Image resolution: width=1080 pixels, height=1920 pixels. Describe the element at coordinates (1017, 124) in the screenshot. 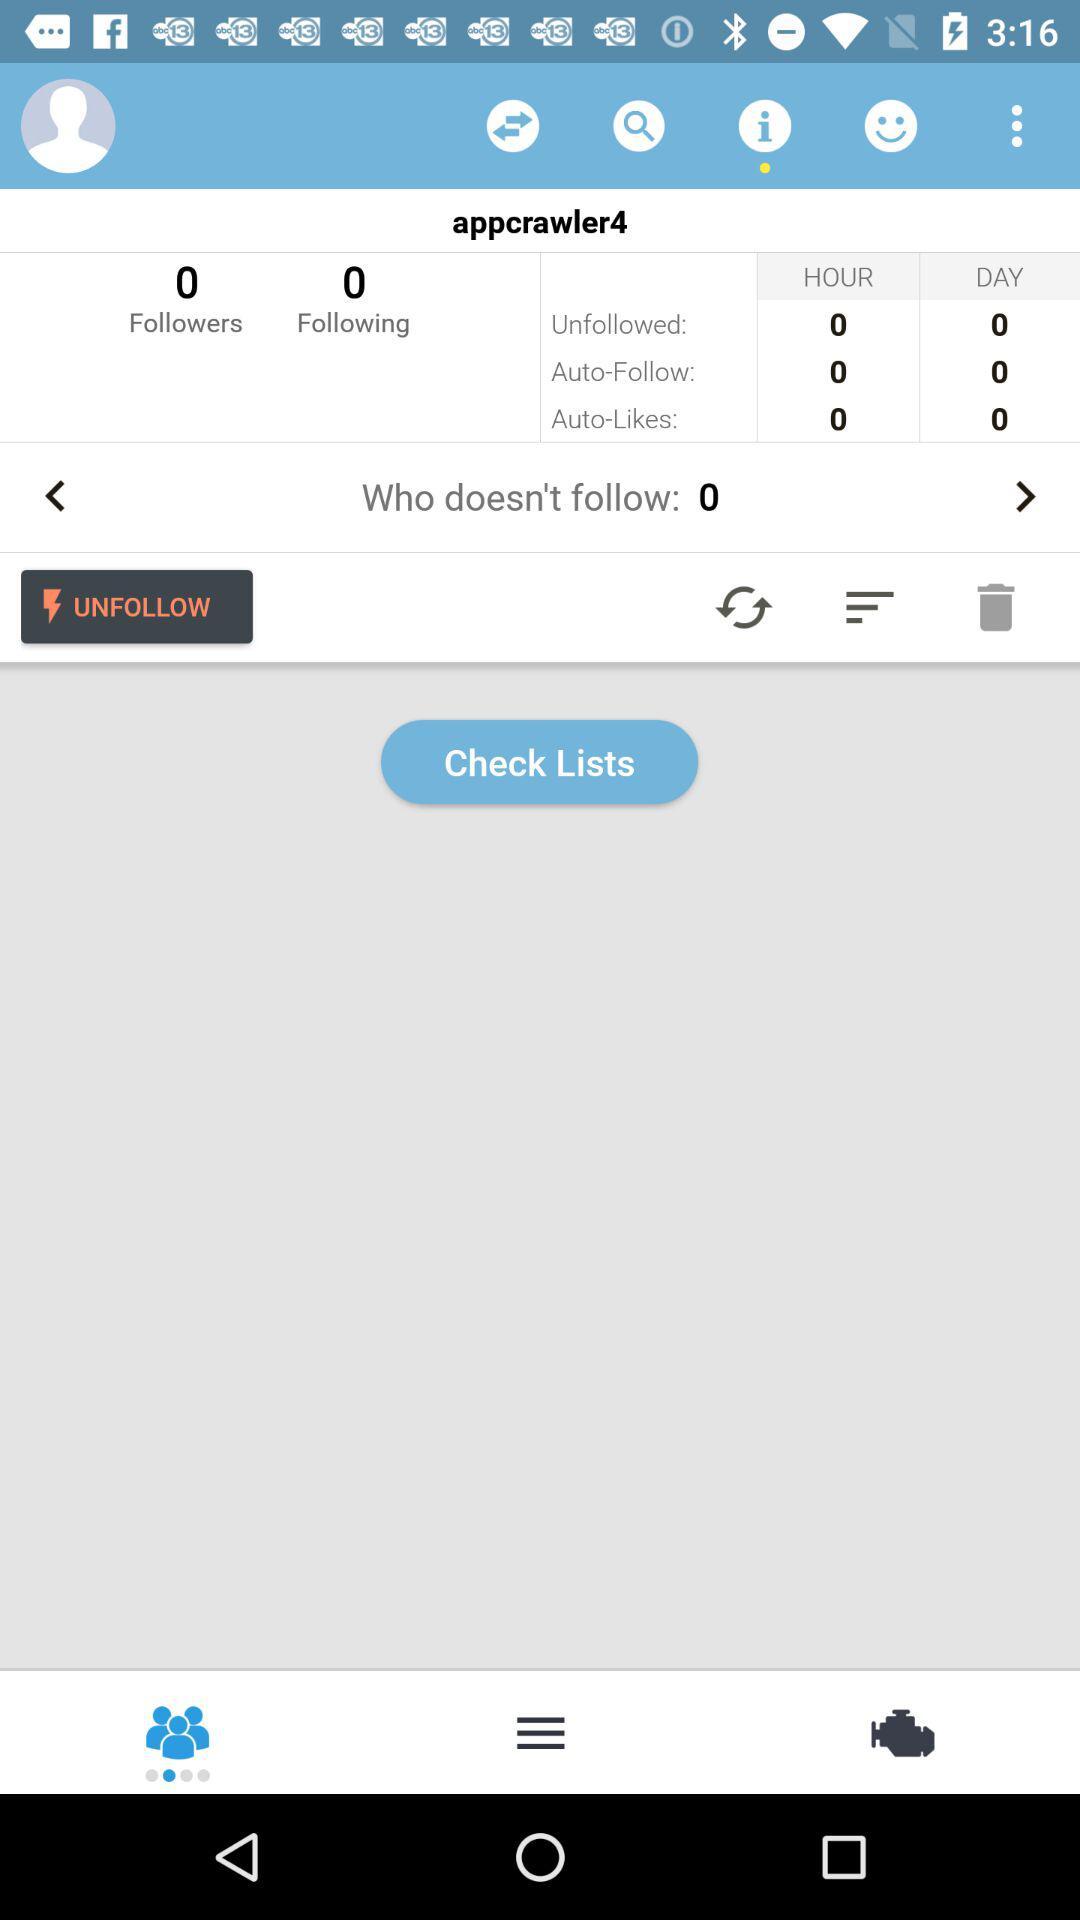

I see `see more options` at that location.